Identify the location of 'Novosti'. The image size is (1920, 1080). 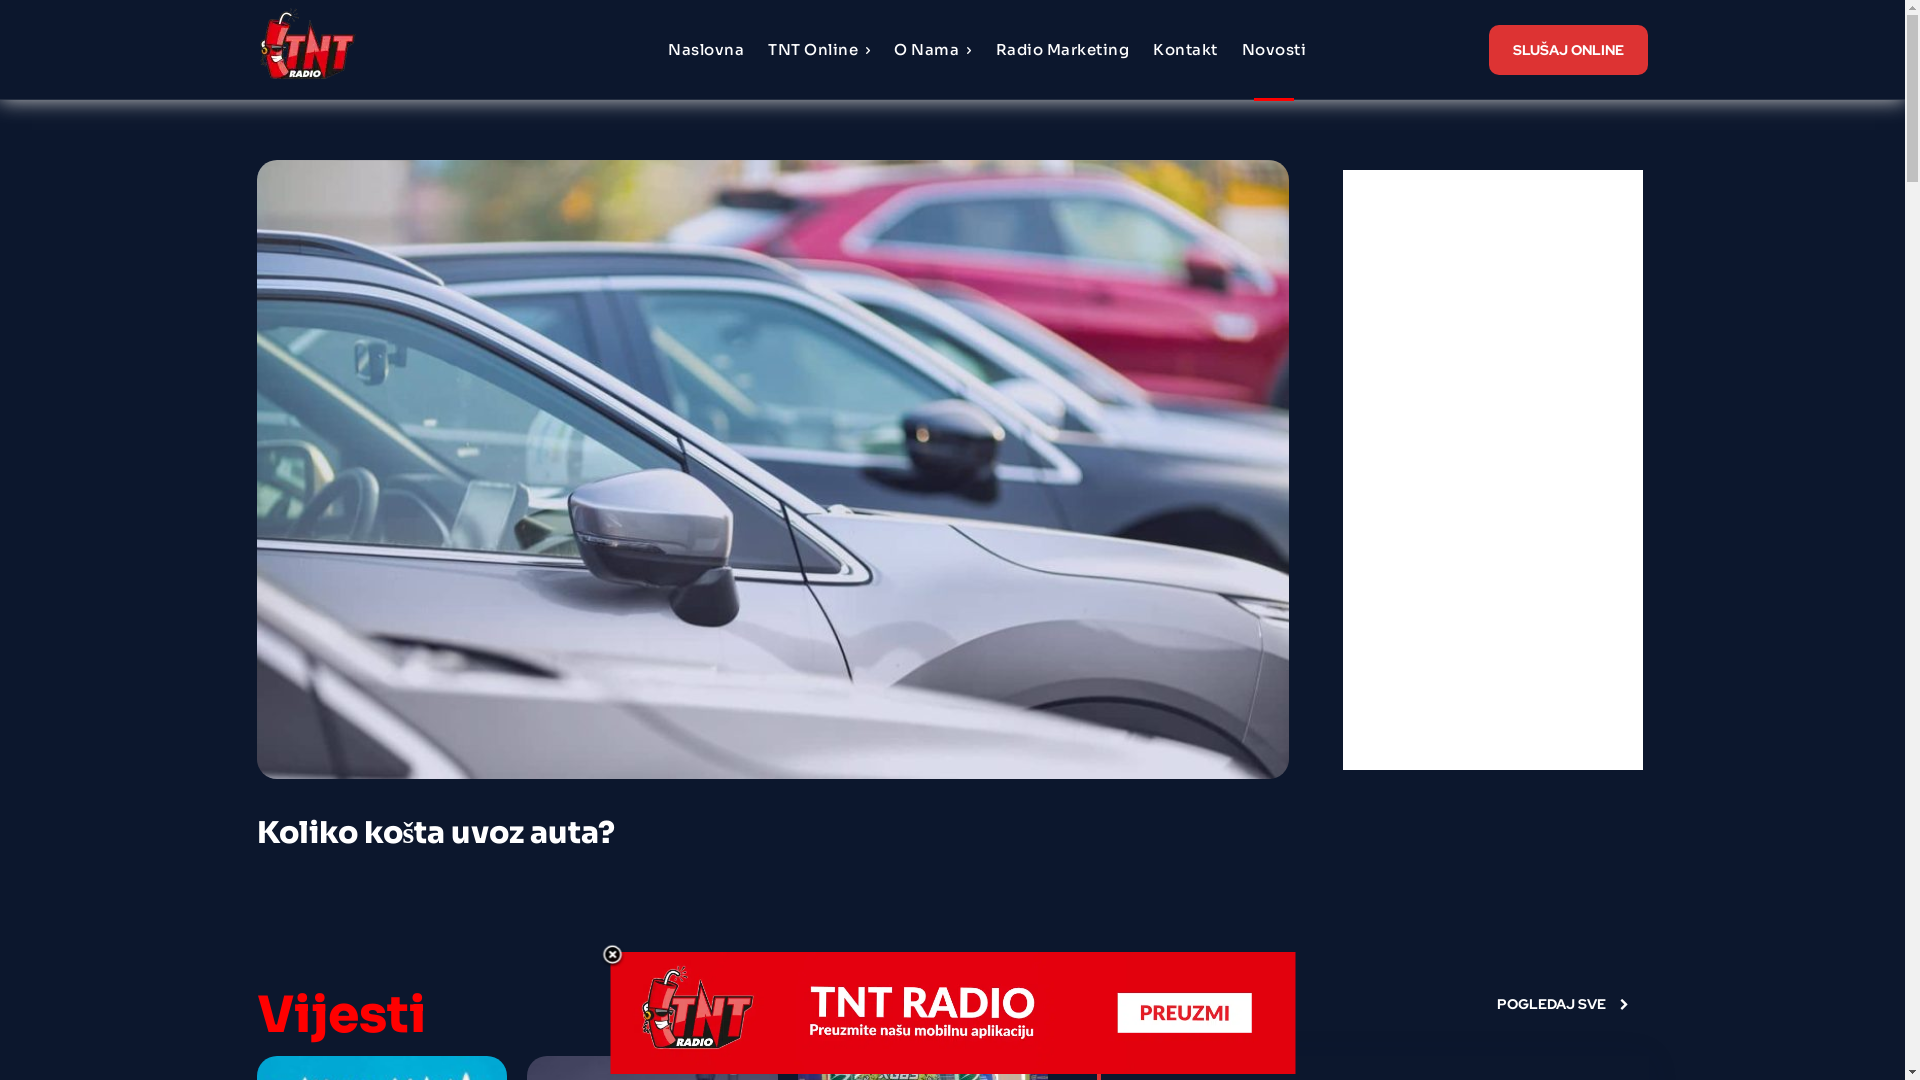
(1273, 49).